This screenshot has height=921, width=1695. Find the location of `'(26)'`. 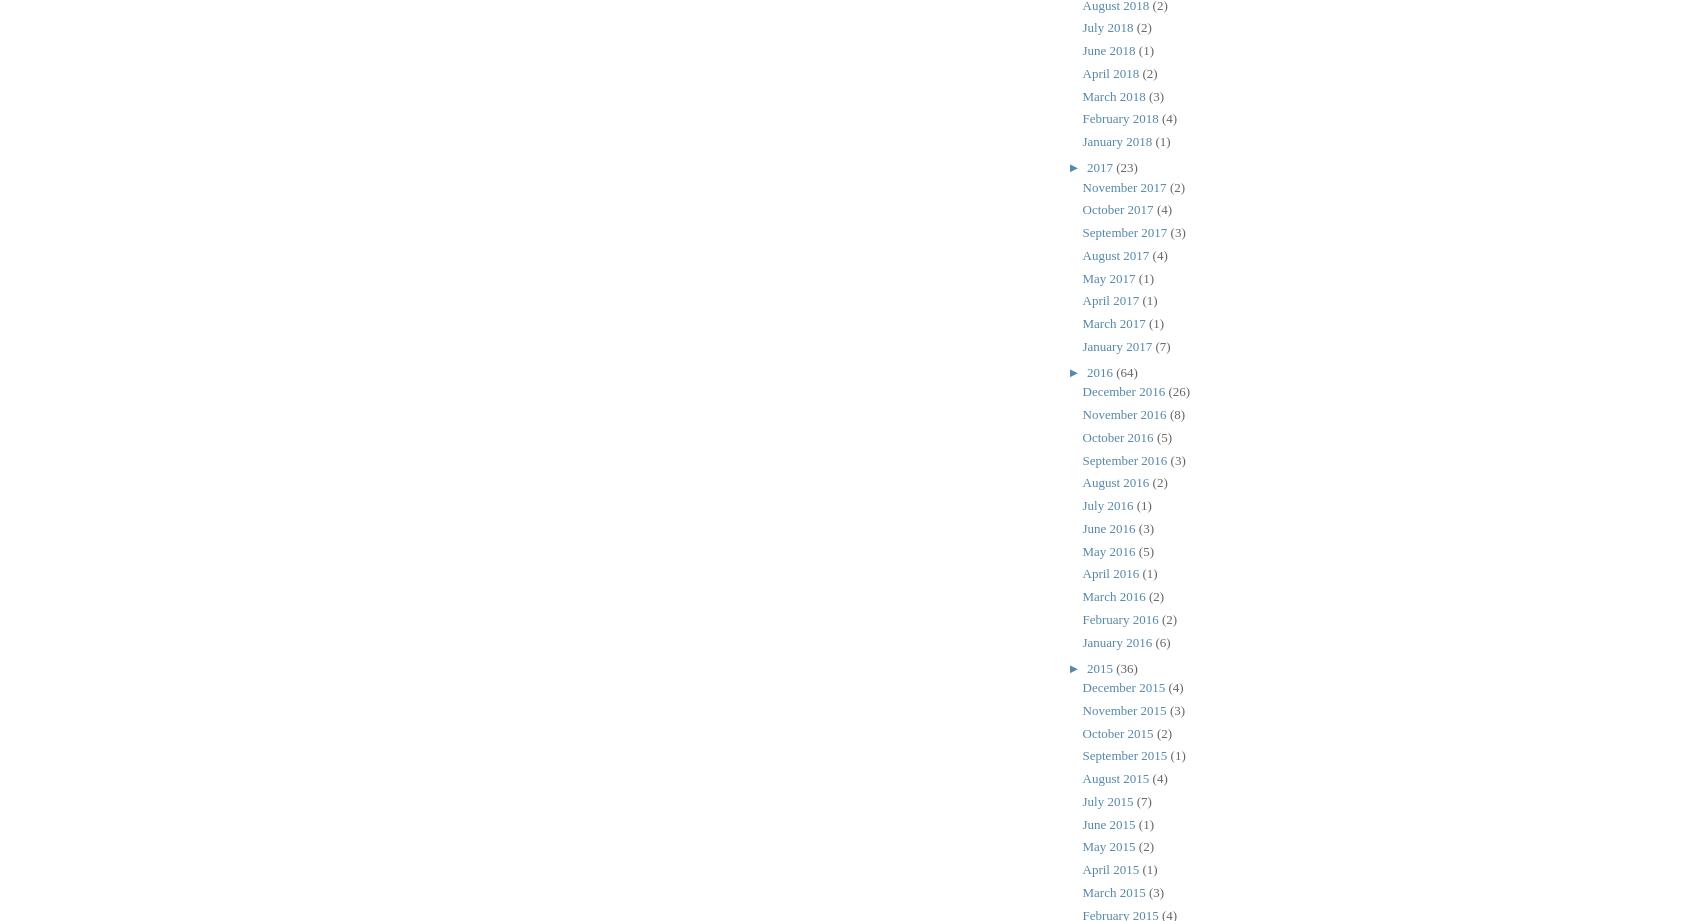

'(26)' is located at coordinates (1179, 391).